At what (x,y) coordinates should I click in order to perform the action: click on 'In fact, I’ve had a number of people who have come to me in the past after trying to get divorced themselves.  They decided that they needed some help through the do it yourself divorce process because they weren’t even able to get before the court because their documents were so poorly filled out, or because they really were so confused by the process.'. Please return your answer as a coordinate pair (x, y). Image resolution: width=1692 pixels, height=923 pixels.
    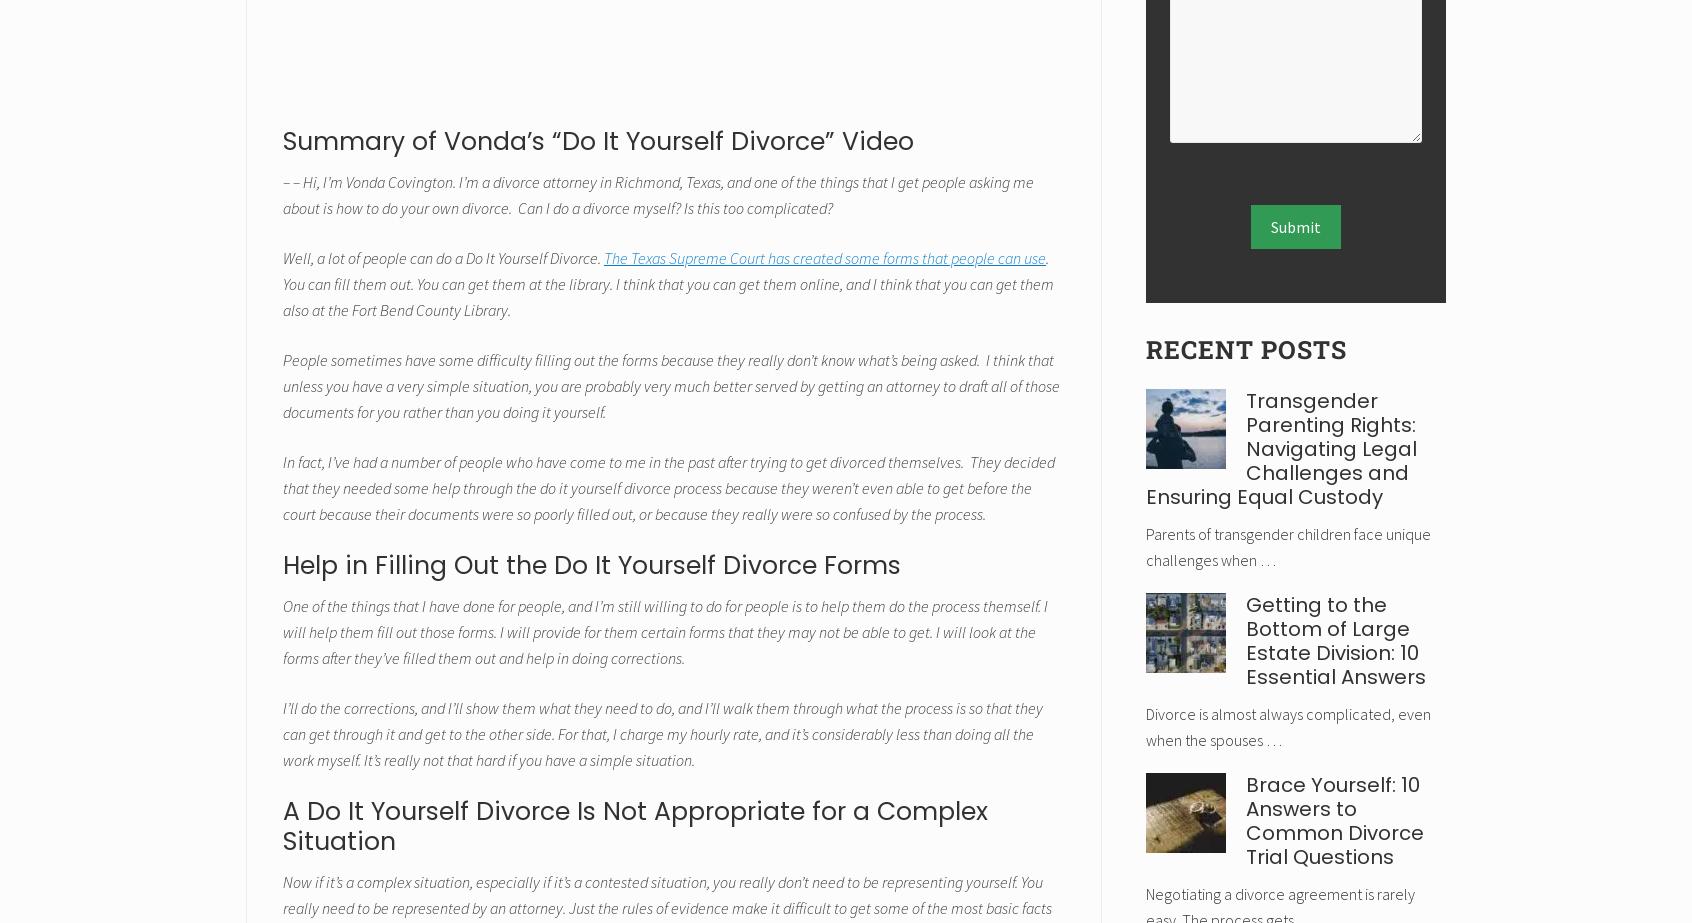
    Looking at the image, I should click on (669, 485).